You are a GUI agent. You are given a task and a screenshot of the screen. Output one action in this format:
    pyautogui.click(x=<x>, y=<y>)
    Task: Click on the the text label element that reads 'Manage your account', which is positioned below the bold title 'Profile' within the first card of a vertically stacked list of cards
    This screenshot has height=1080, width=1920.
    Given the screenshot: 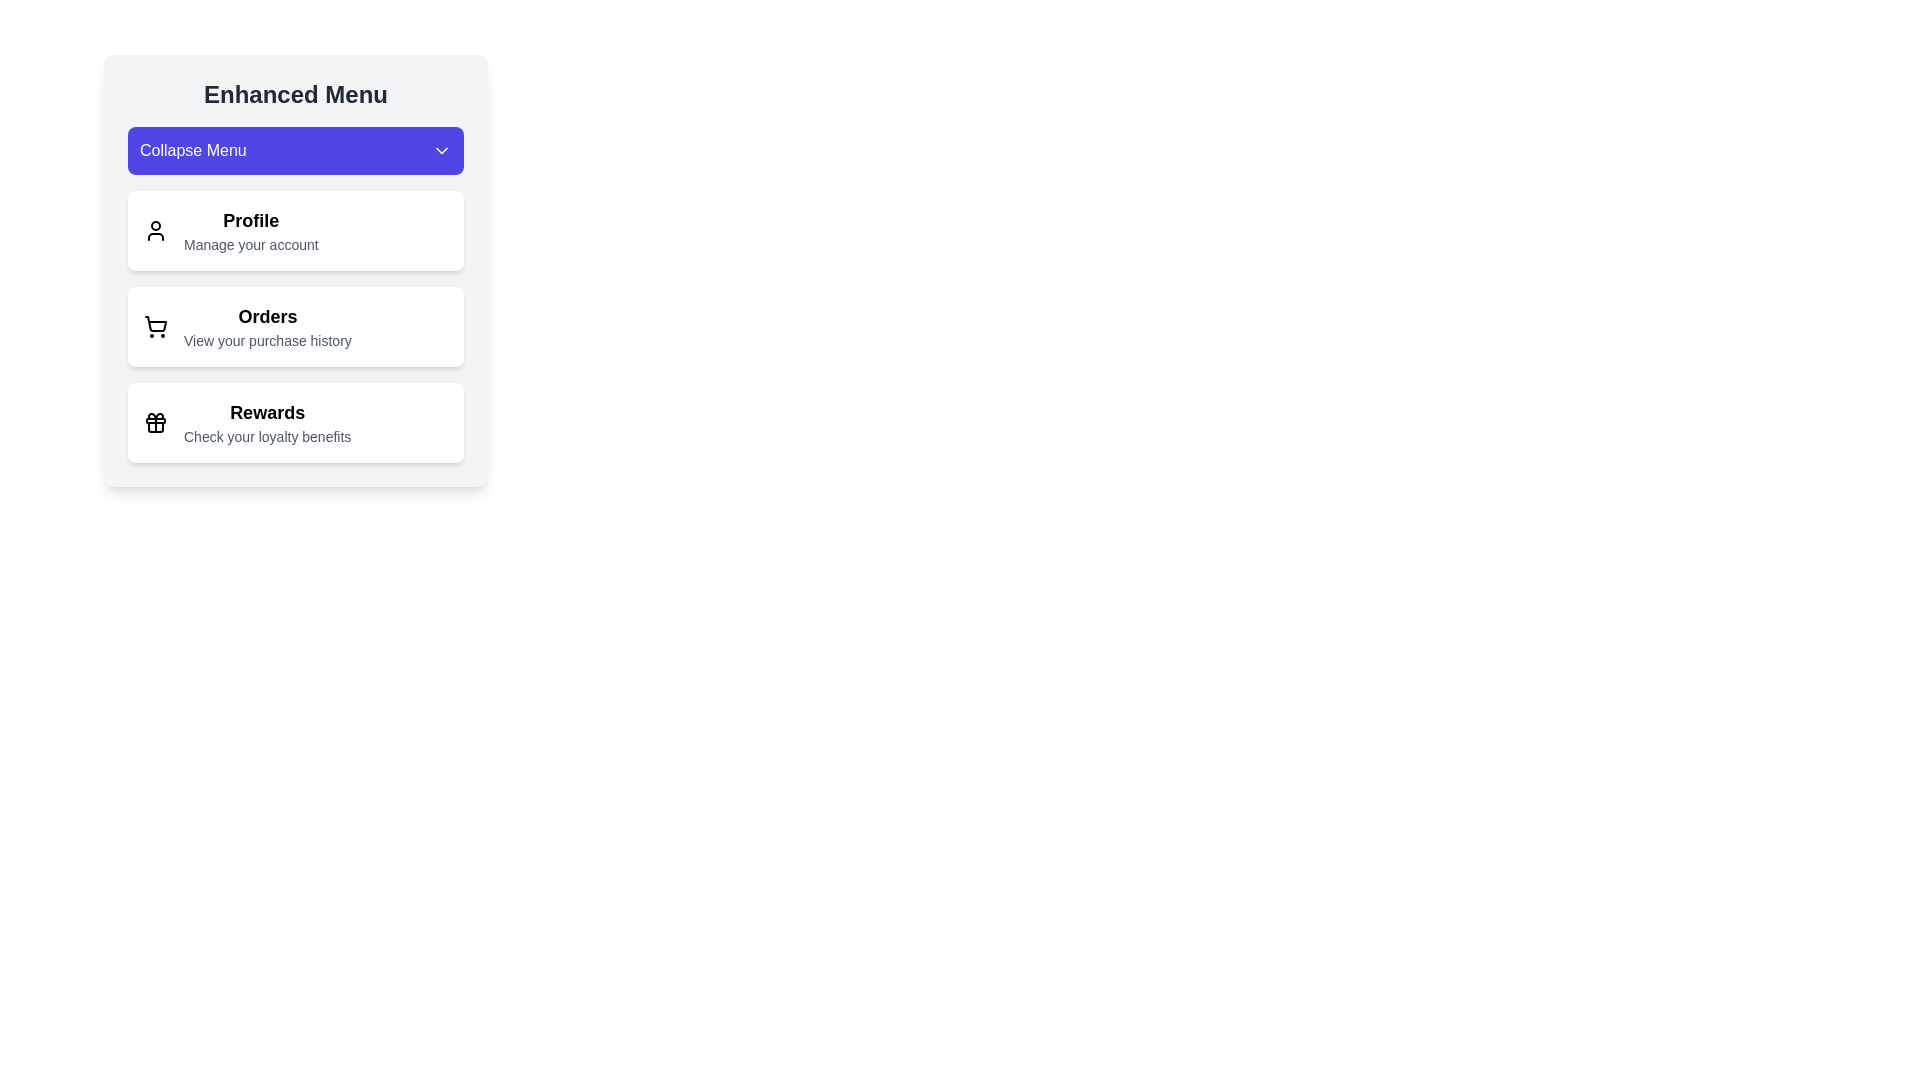 What is the action you would take?
    pyautogui.click(x=250, y=244)
    